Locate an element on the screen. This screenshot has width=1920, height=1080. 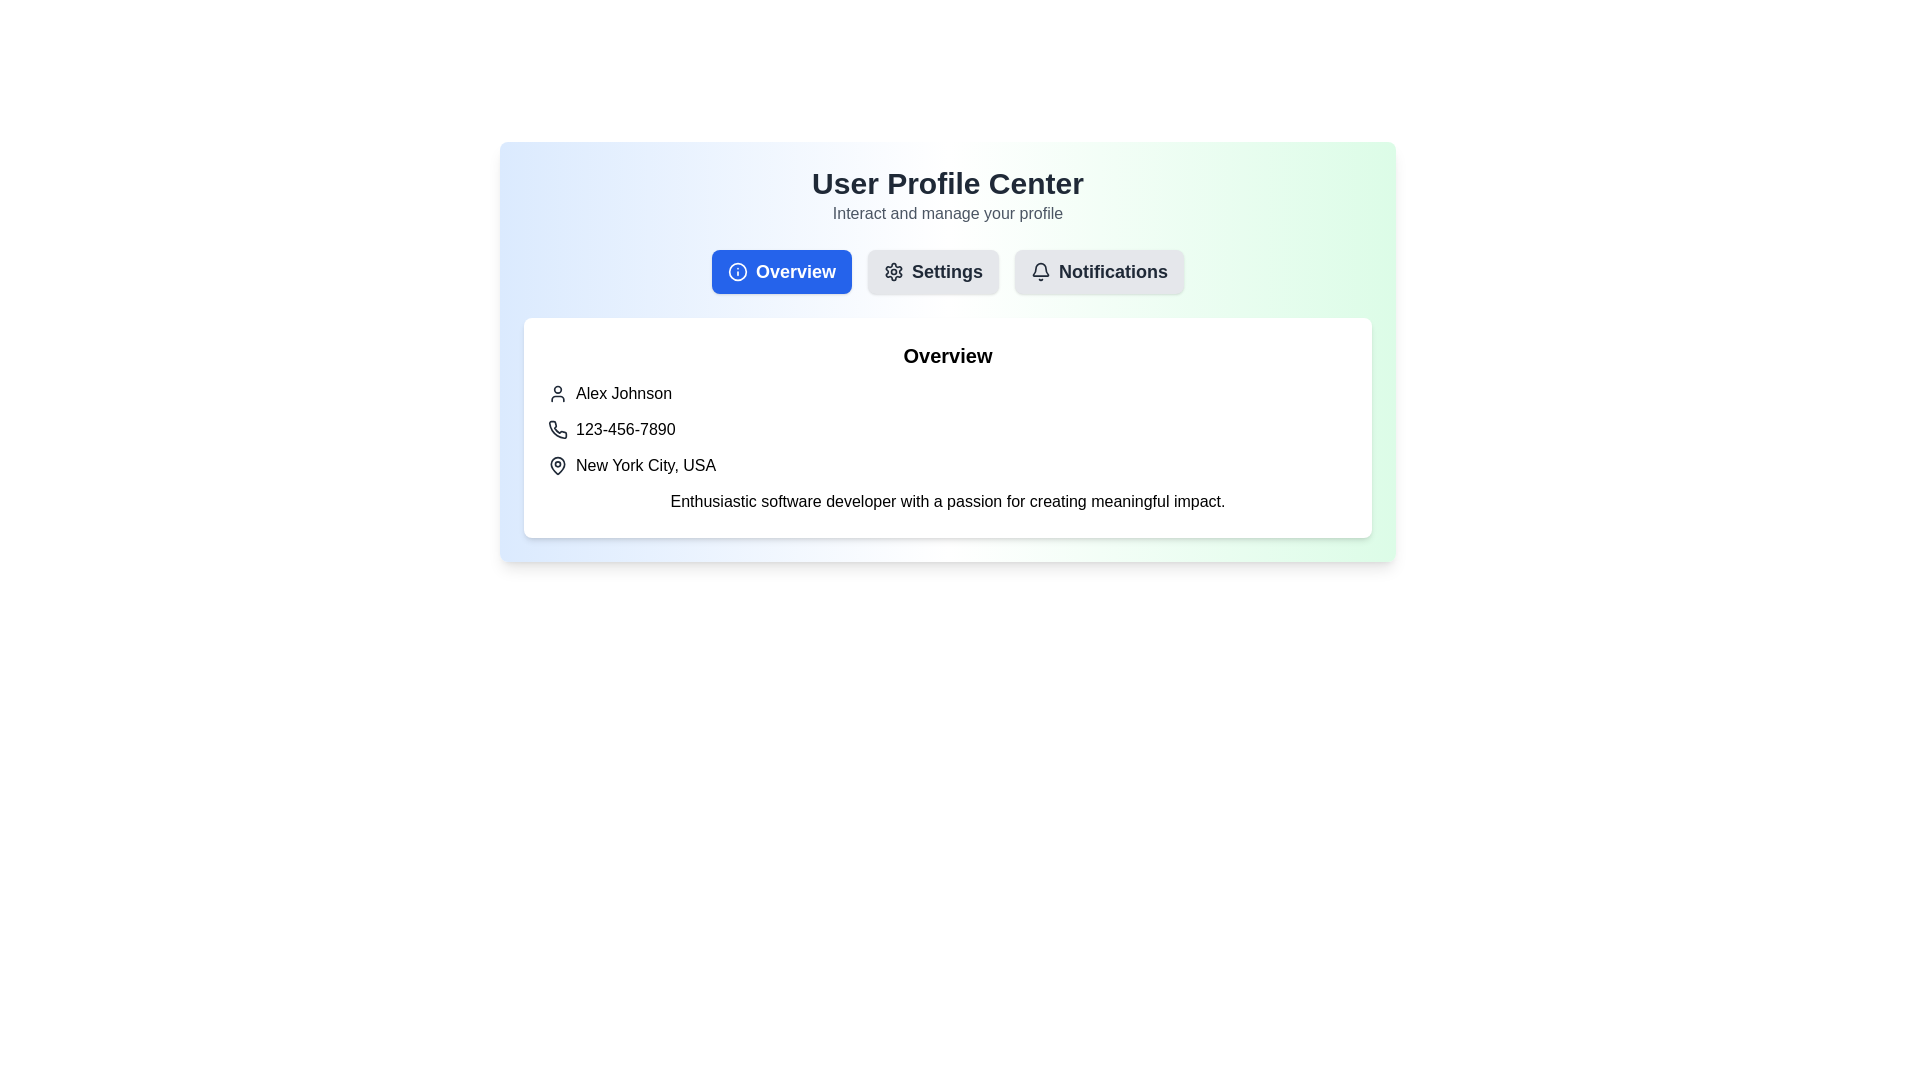
the circular information icon, which is styled with a white outline and a small 'i' in the center, located within the 'Overview' button to the left of the text label is located at coordinates (736, 272).